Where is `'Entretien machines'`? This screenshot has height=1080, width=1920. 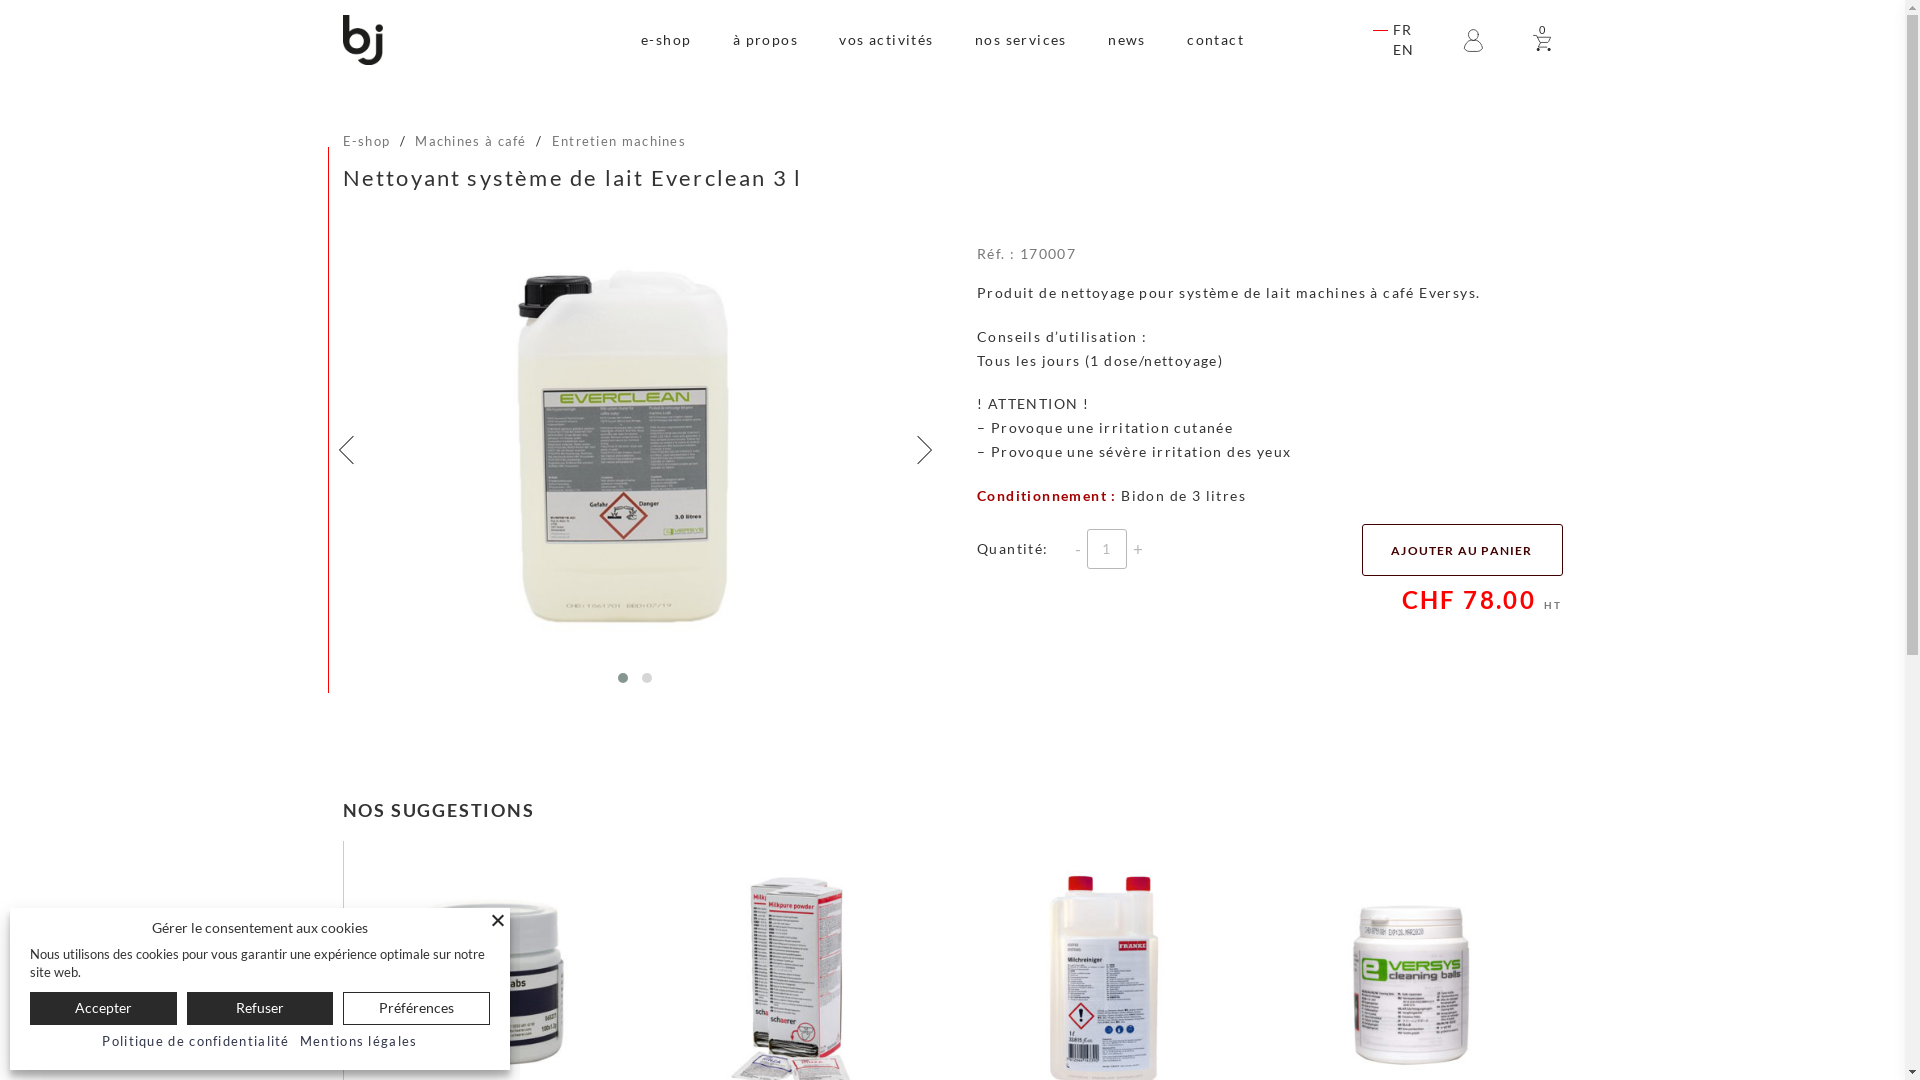
'Entretien machines' is located at coordinates (618, 140).